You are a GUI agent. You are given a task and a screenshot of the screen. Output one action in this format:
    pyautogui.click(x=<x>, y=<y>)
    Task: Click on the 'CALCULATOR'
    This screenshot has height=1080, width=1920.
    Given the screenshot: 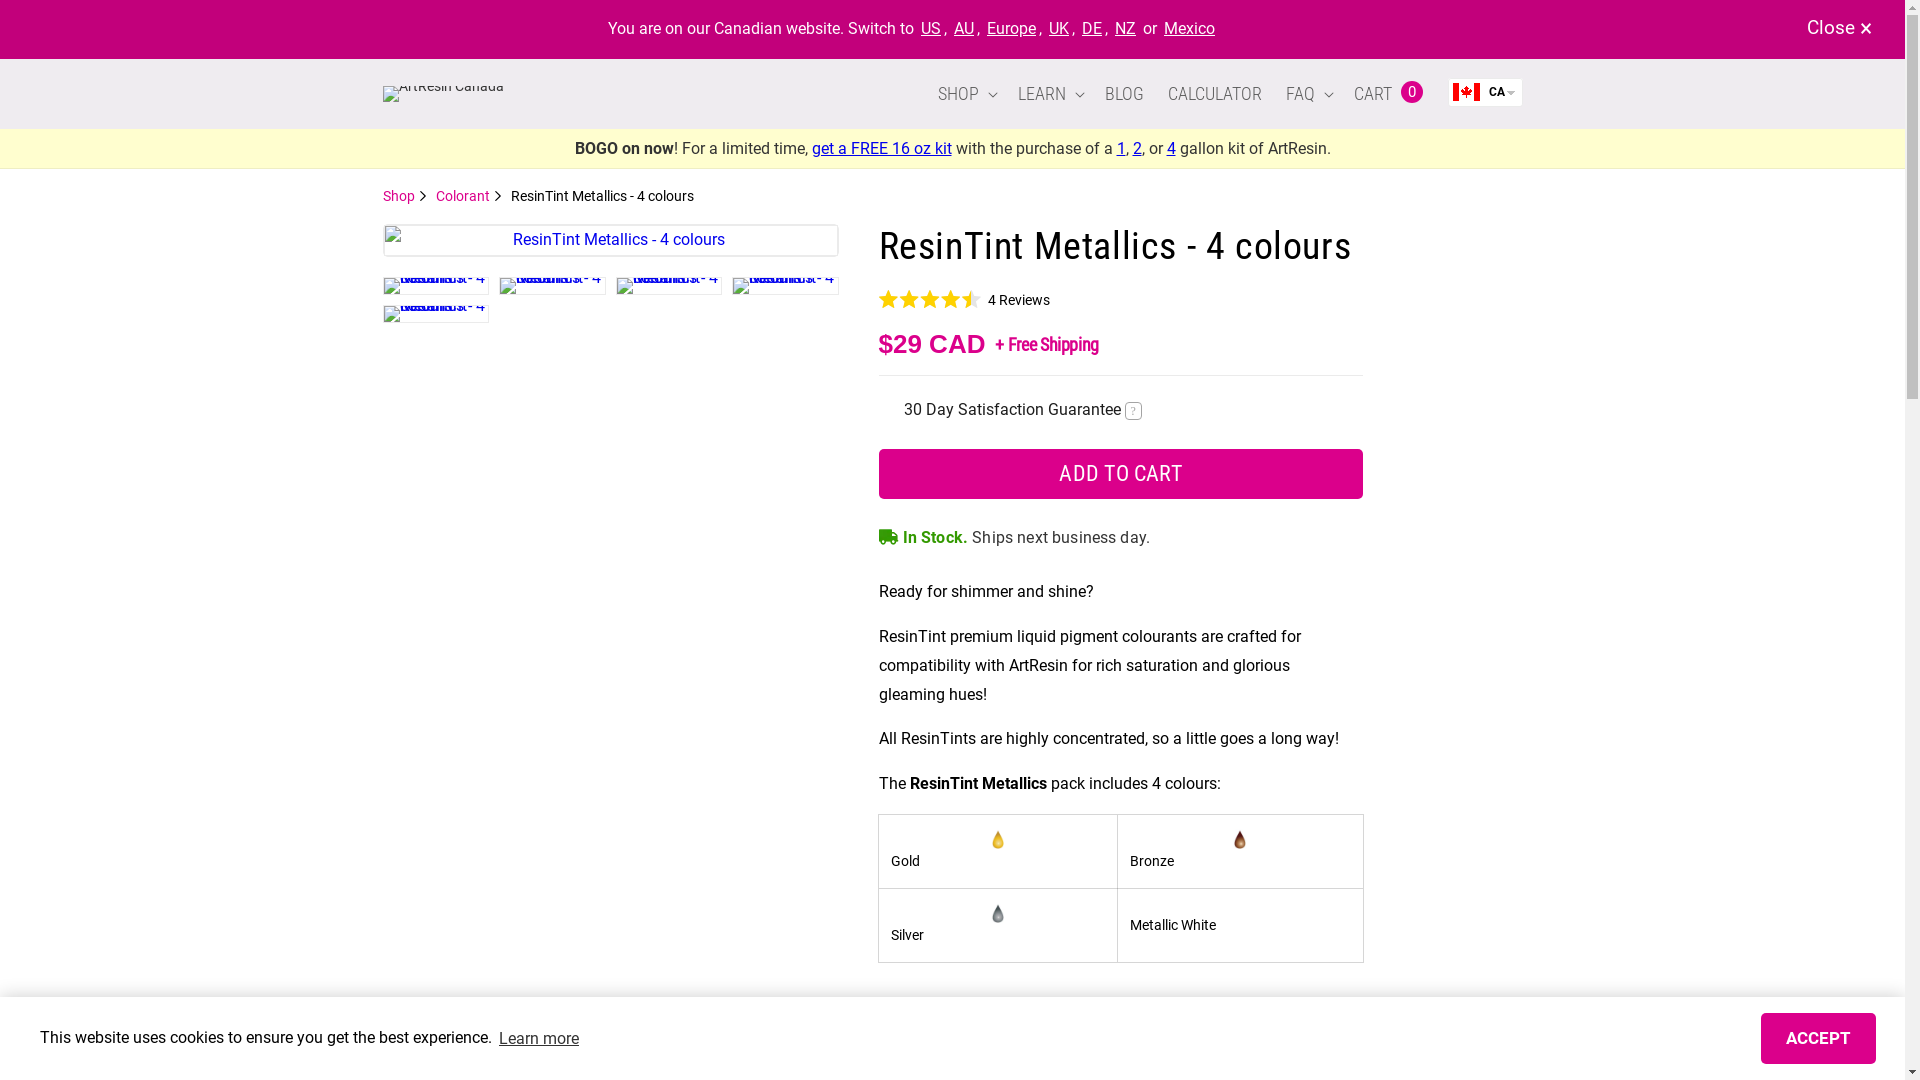 What is the action you would take?
    pyautogui.click(x=1213, y=93)
    